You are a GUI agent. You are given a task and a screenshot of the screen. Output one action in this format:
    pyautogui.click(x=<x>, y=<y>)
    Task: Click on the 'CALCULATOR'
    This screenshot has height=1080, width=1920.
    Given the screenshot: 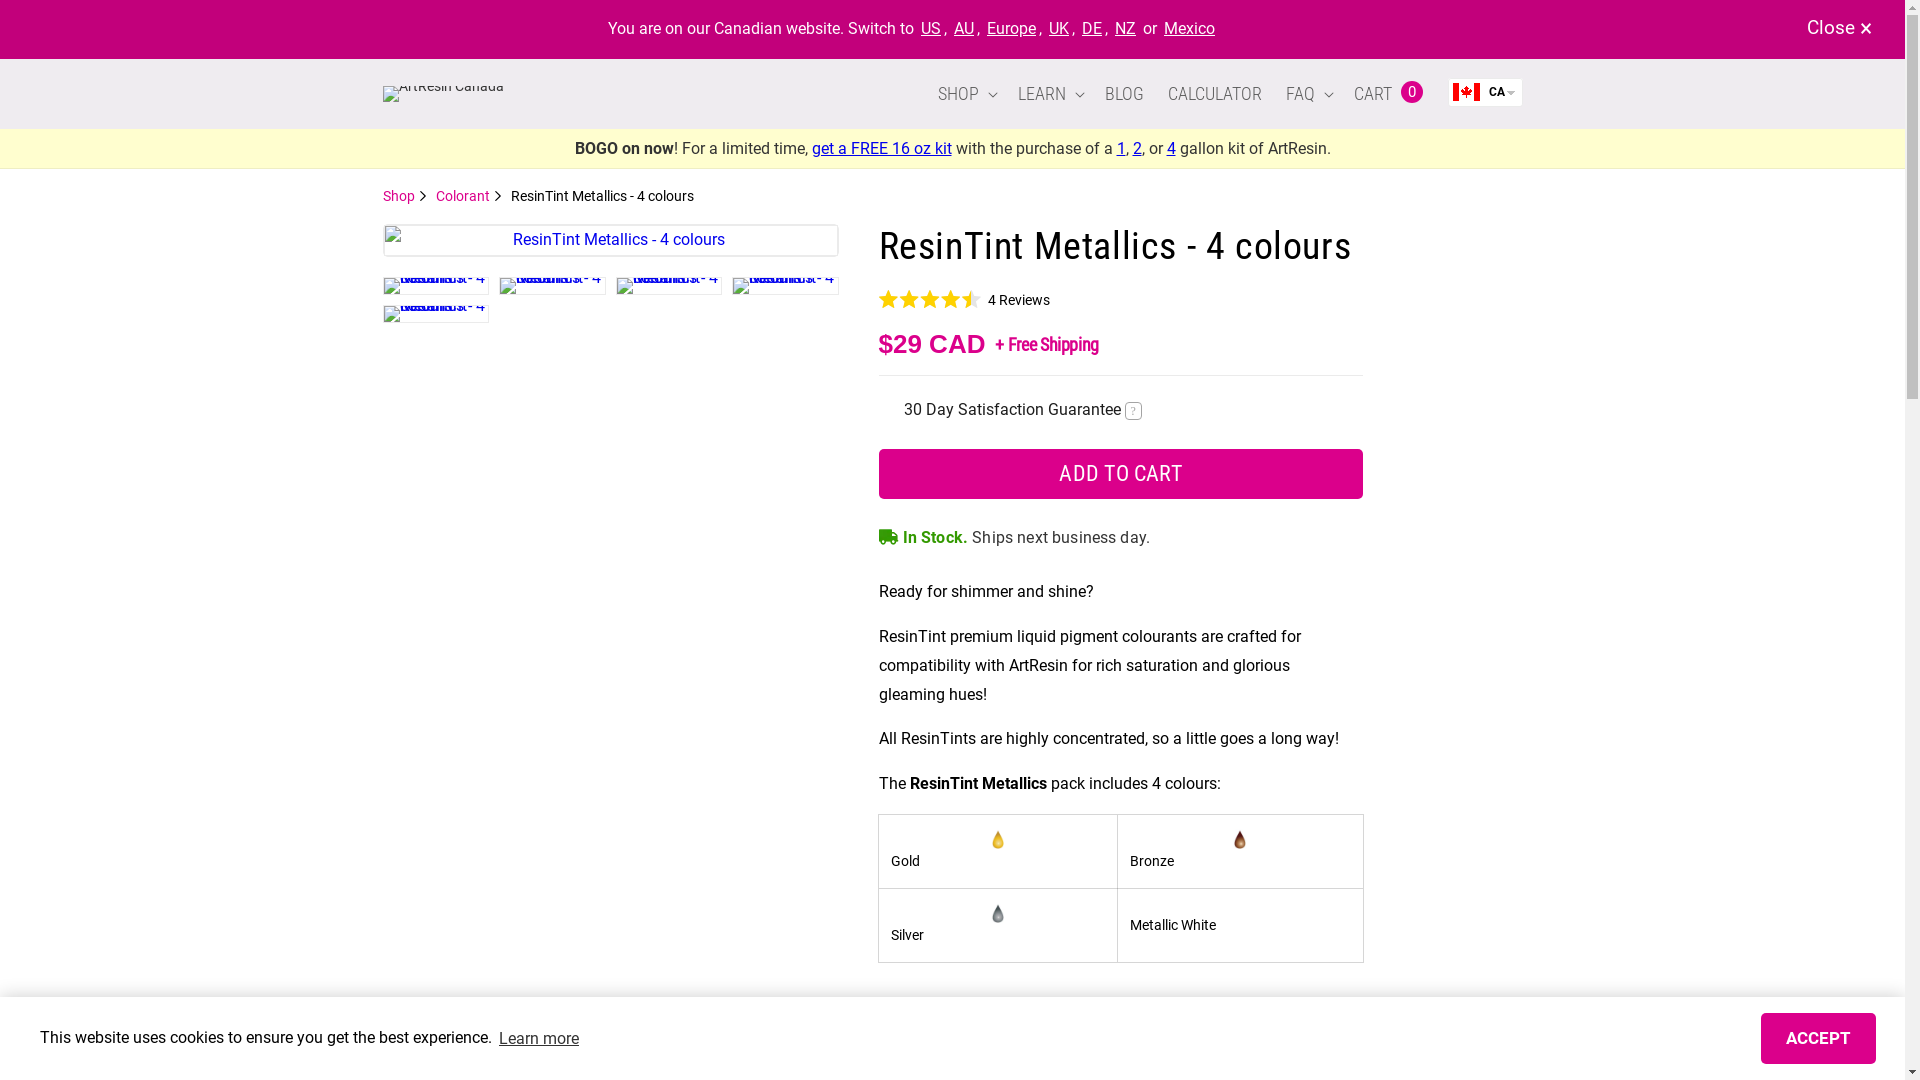 What is the action you would take?
    pyautogui.click(x=1213, y=93)
    